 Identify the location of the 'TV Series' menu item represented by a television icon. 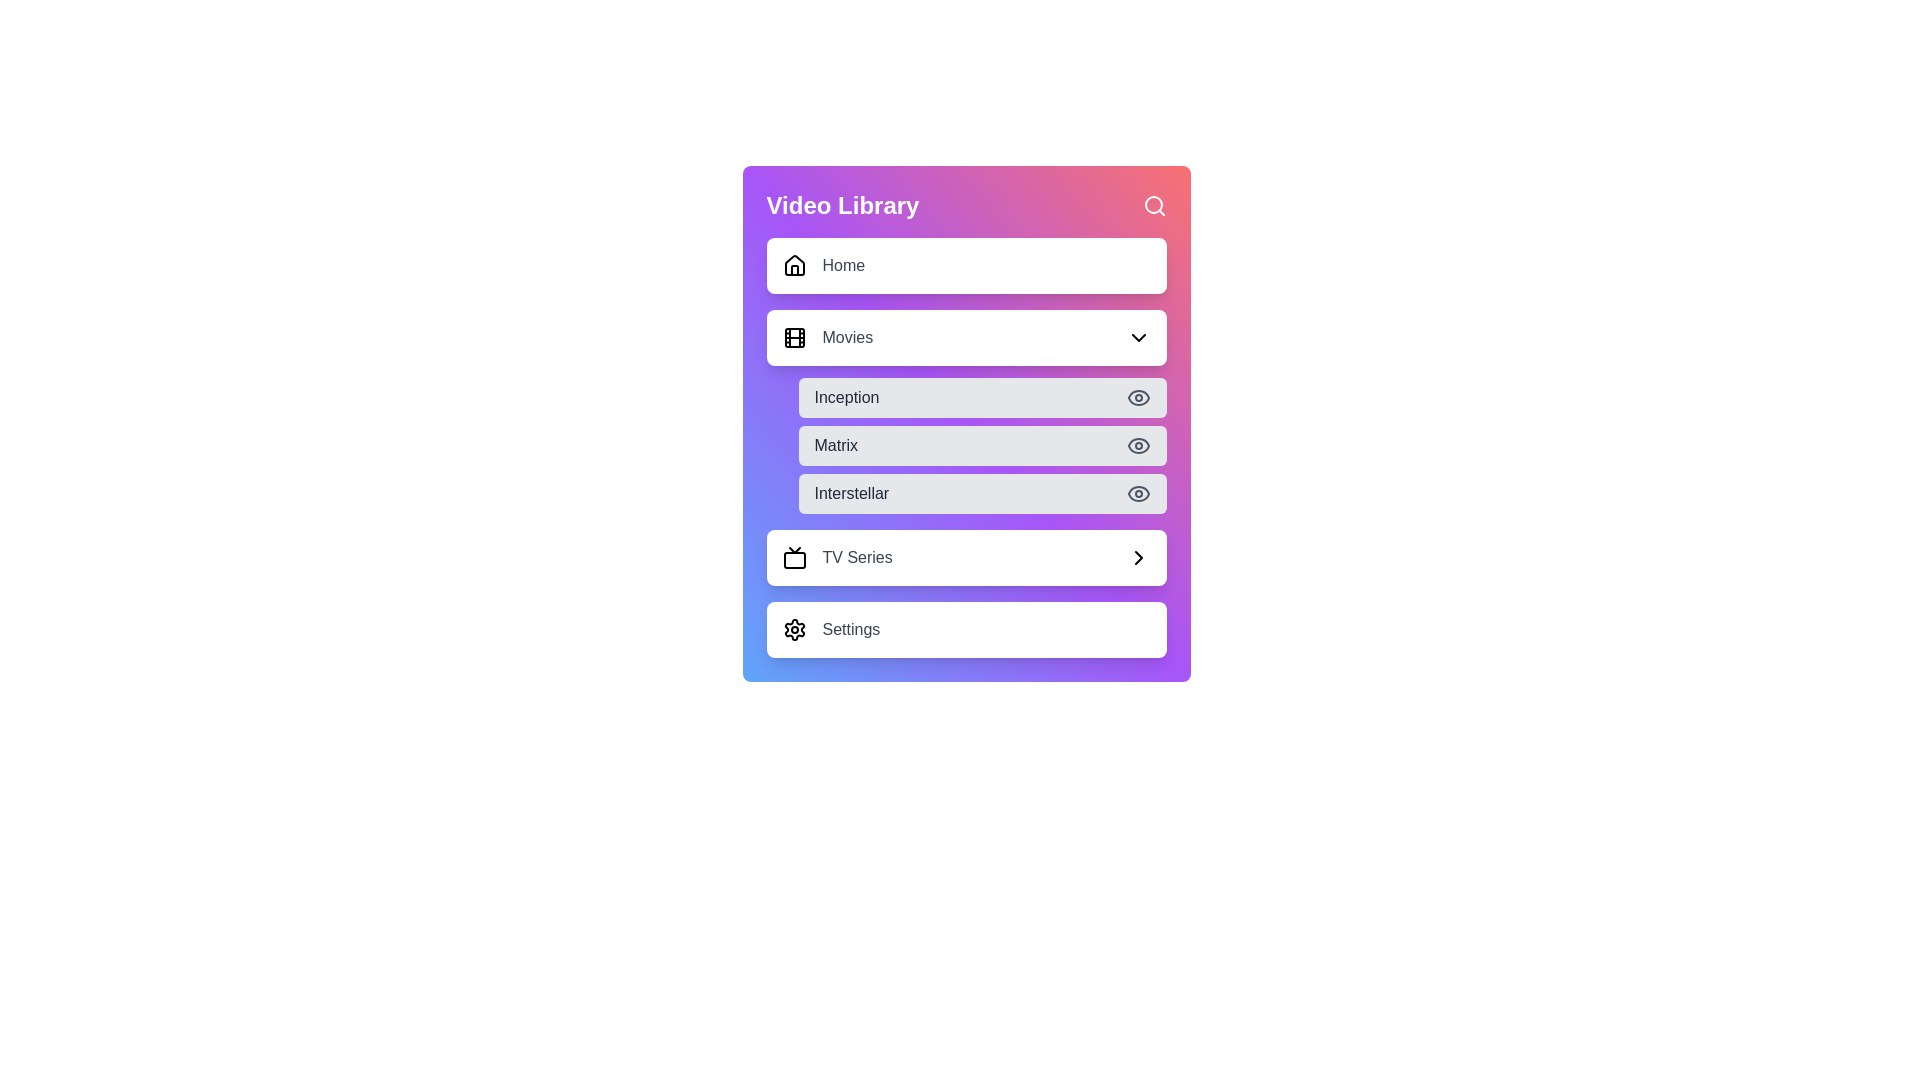
(793, 558).